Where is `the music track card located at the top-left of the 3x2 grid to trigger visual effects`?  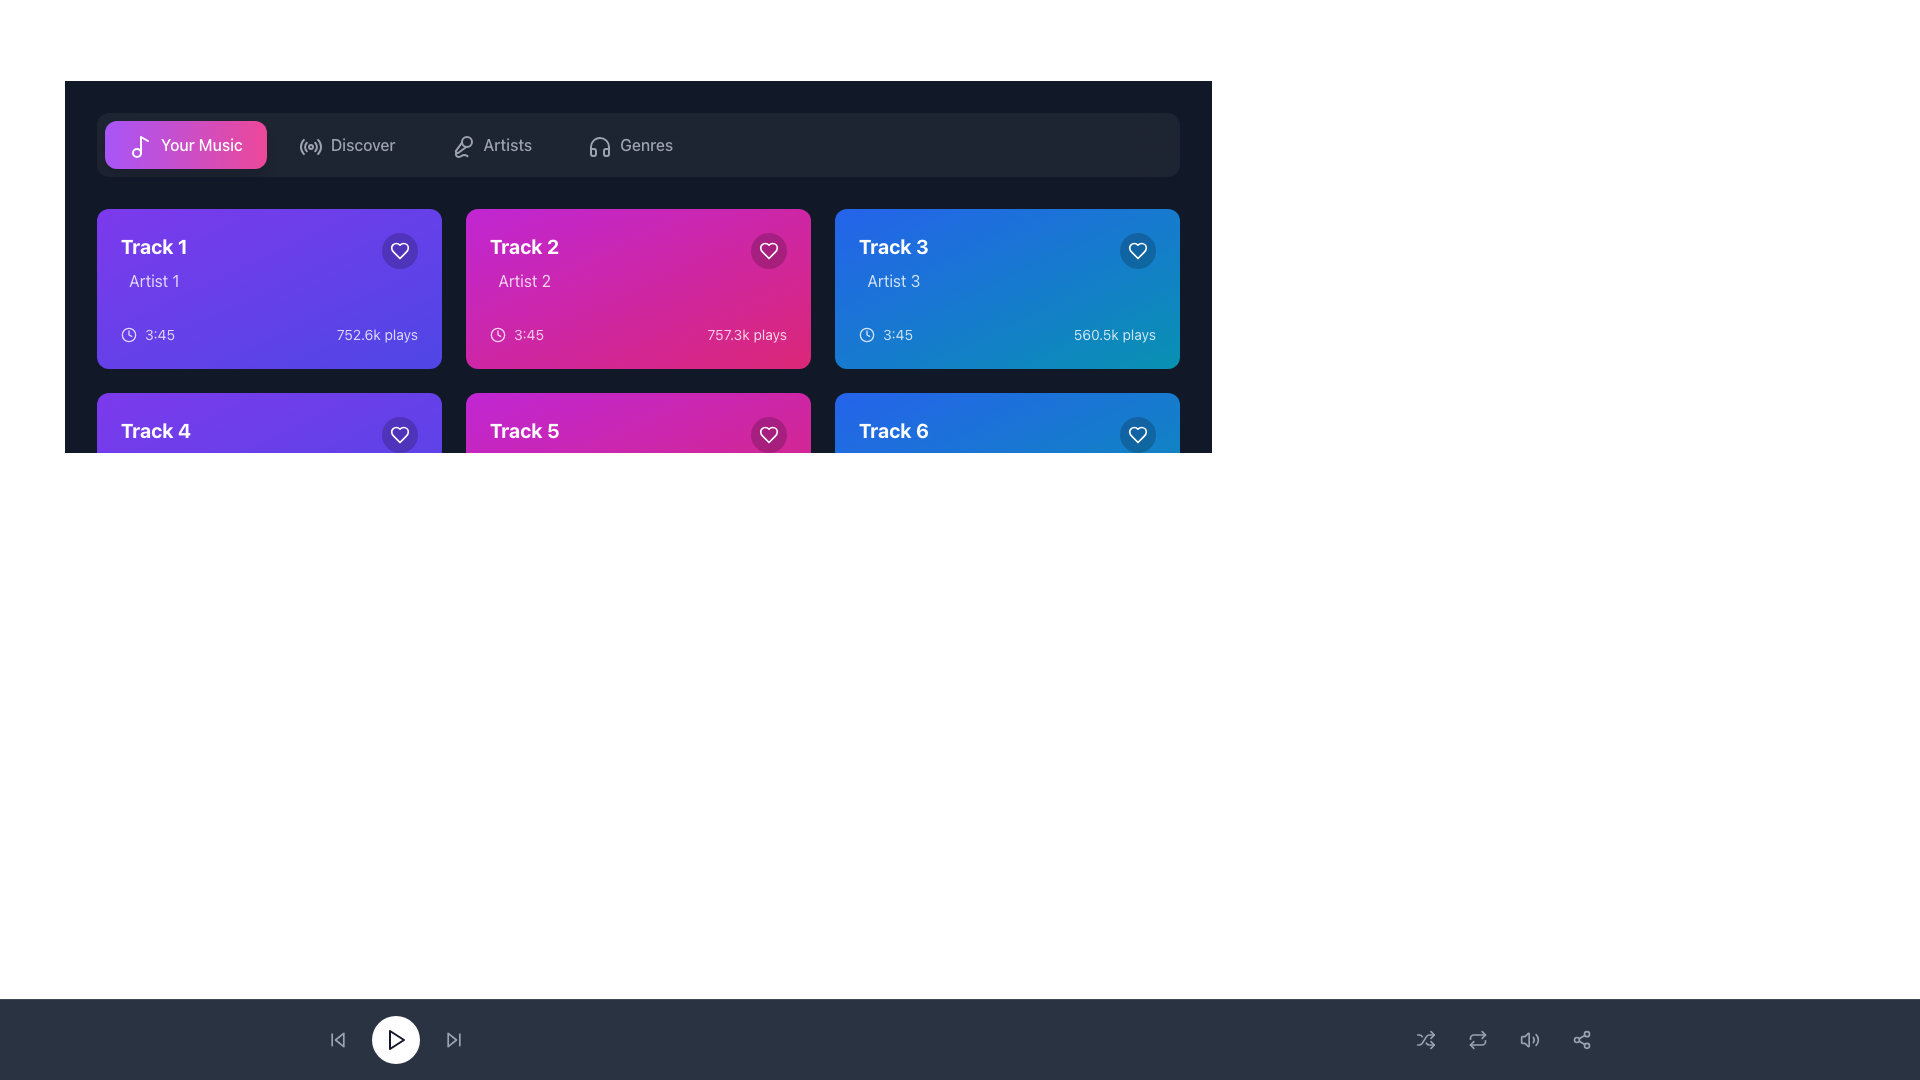 the music track card located at the top-left of the 3x2 grid to trigger visual effects is located at coordinates (268, 289).